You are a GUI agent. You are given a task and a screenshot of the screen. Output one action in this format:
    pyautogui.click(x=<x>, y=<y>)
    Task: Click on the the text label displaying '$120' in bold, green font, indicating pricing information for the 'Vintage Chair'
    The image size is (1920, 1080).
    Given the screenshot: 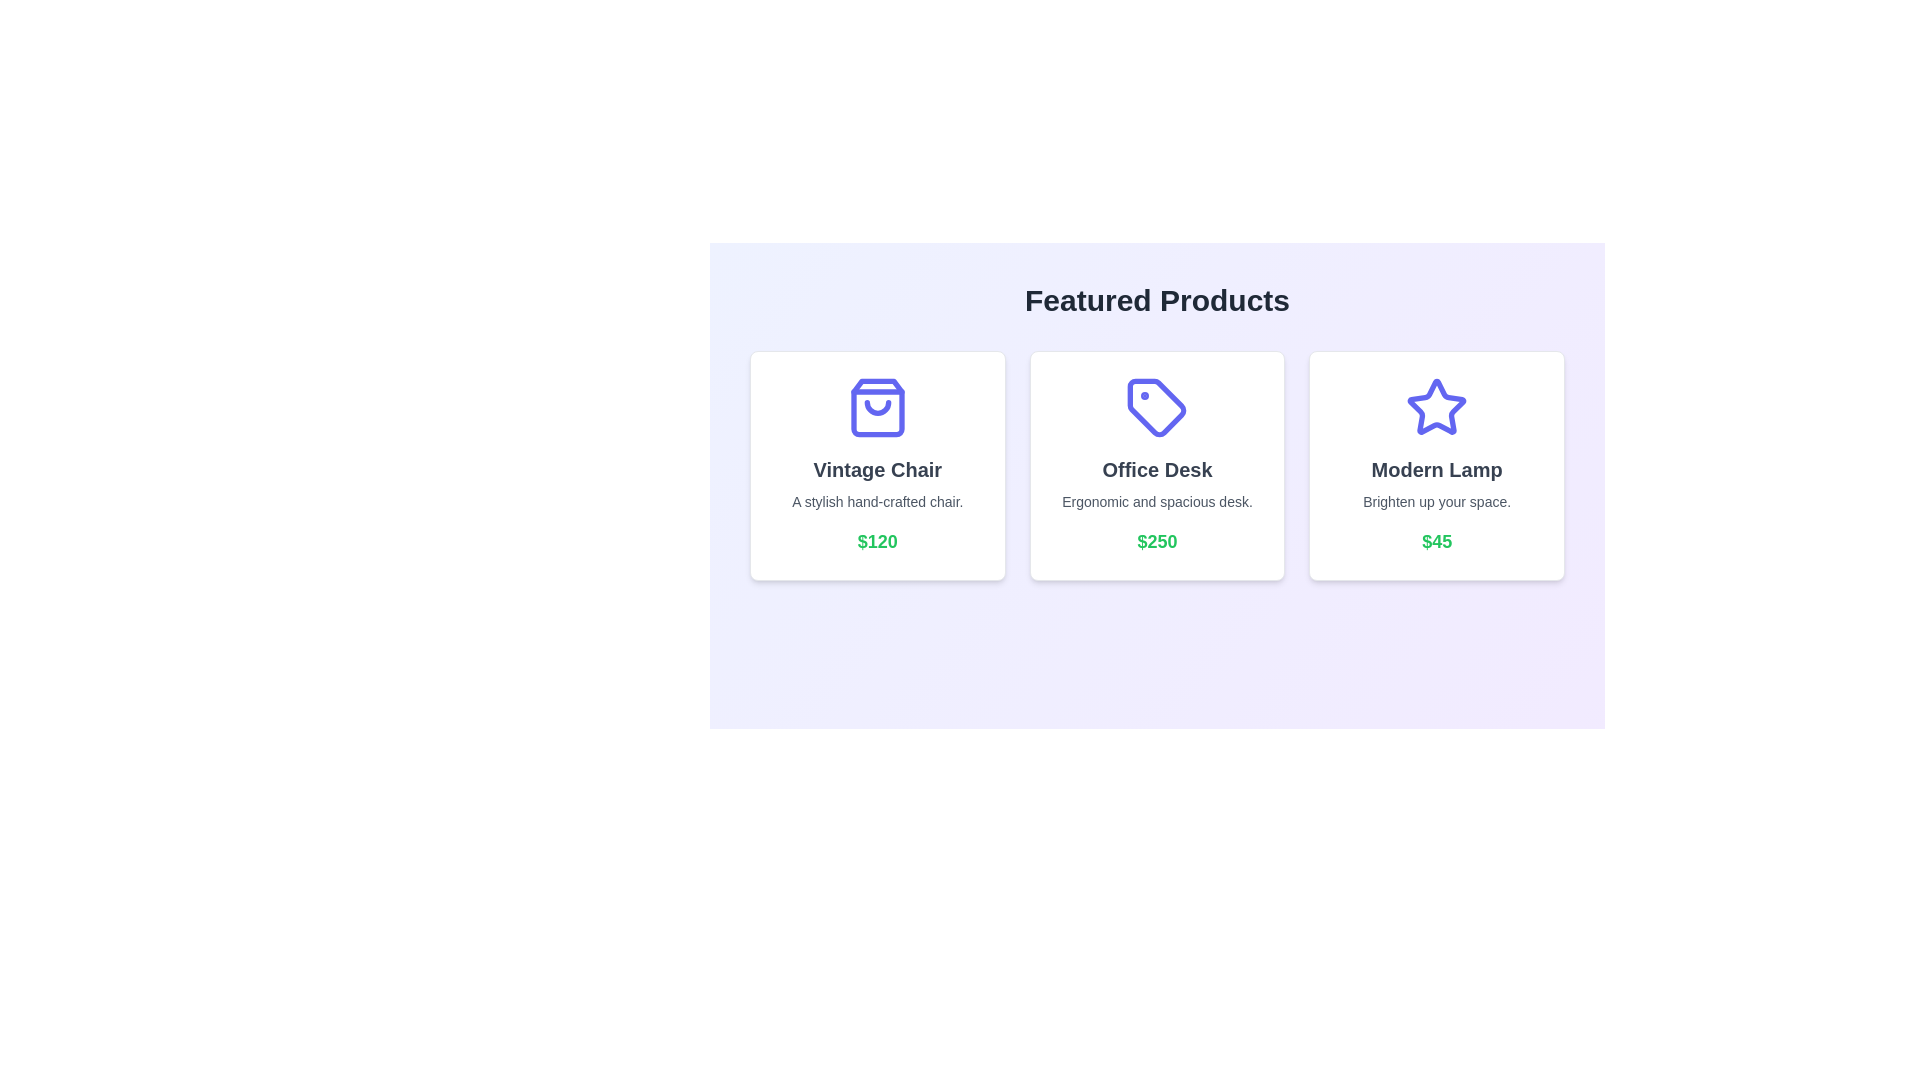 What is the action you would take?
    pyautogui.click(x=877, y=542)
    